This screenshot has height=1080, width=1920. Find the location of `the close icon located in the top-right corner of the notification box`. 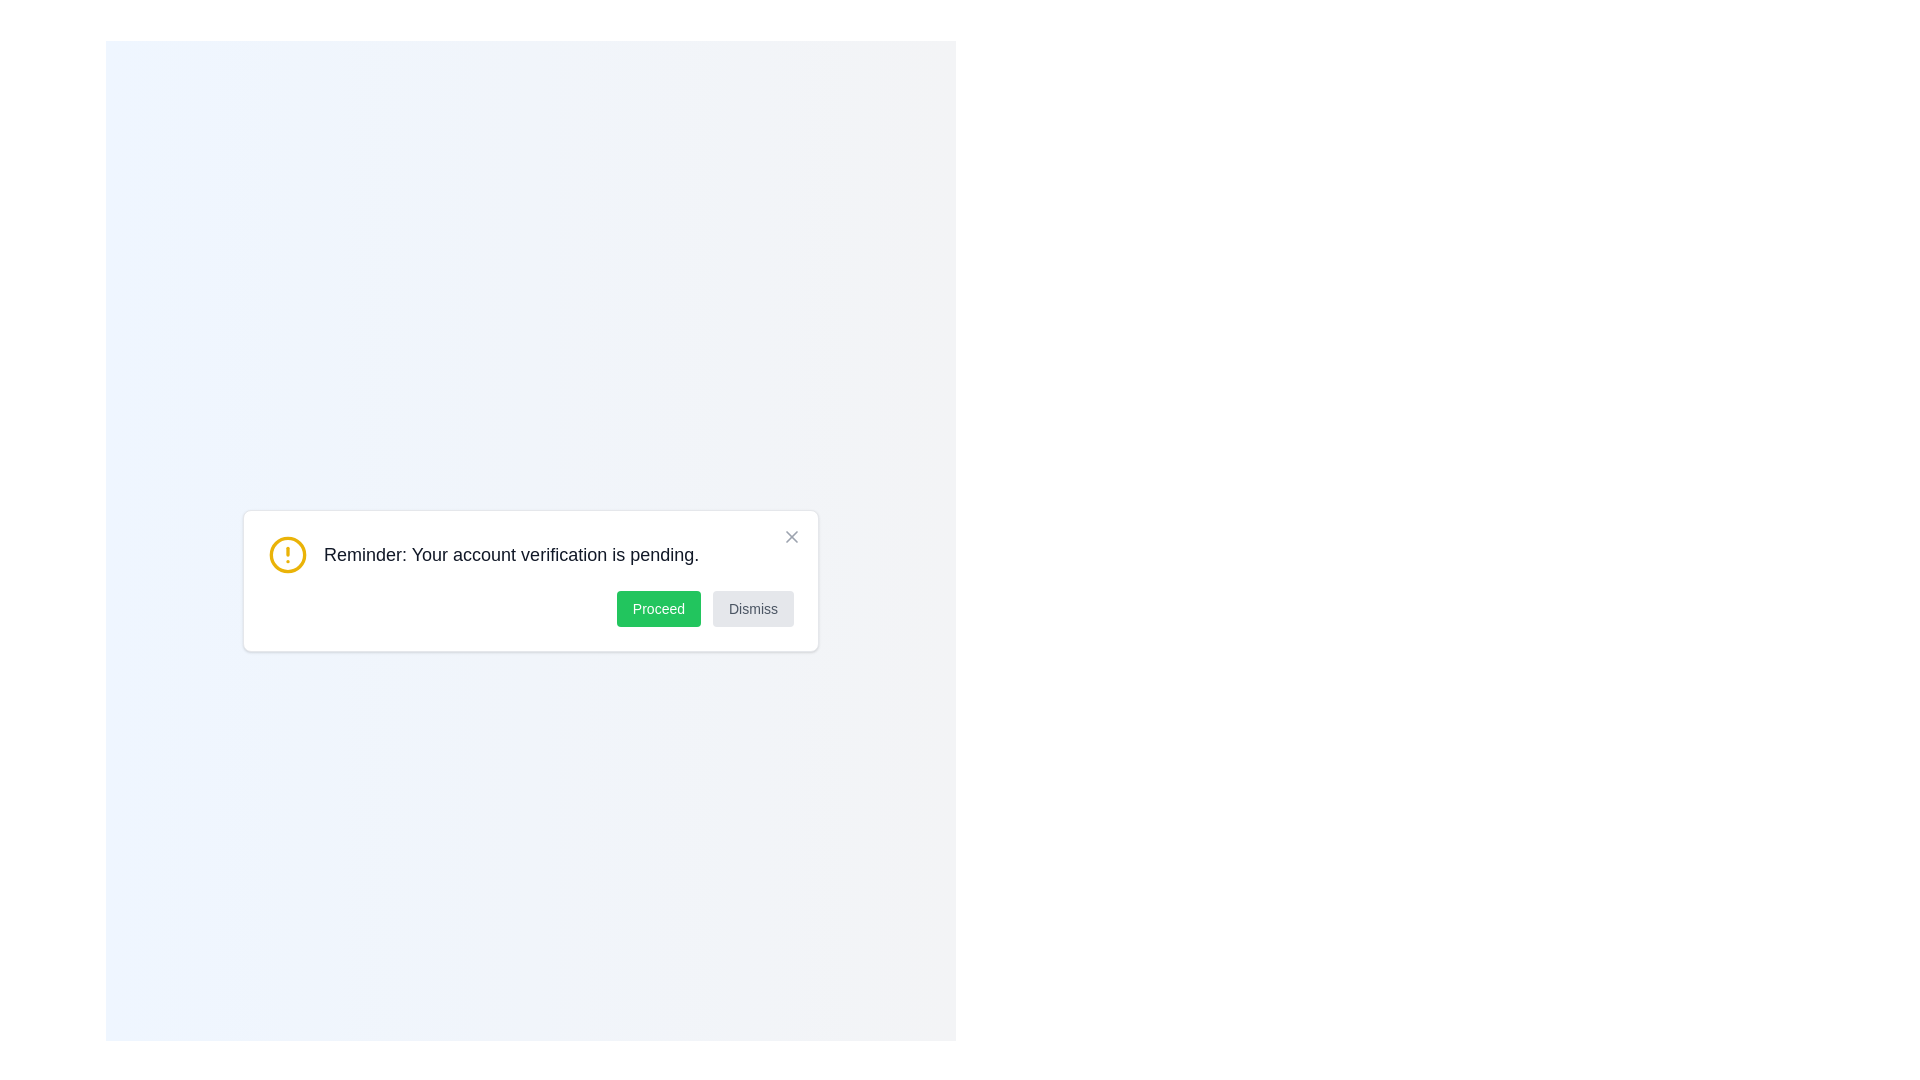

the close icon located in the top-right corner of the notification box is located at coordinates (791, 535).